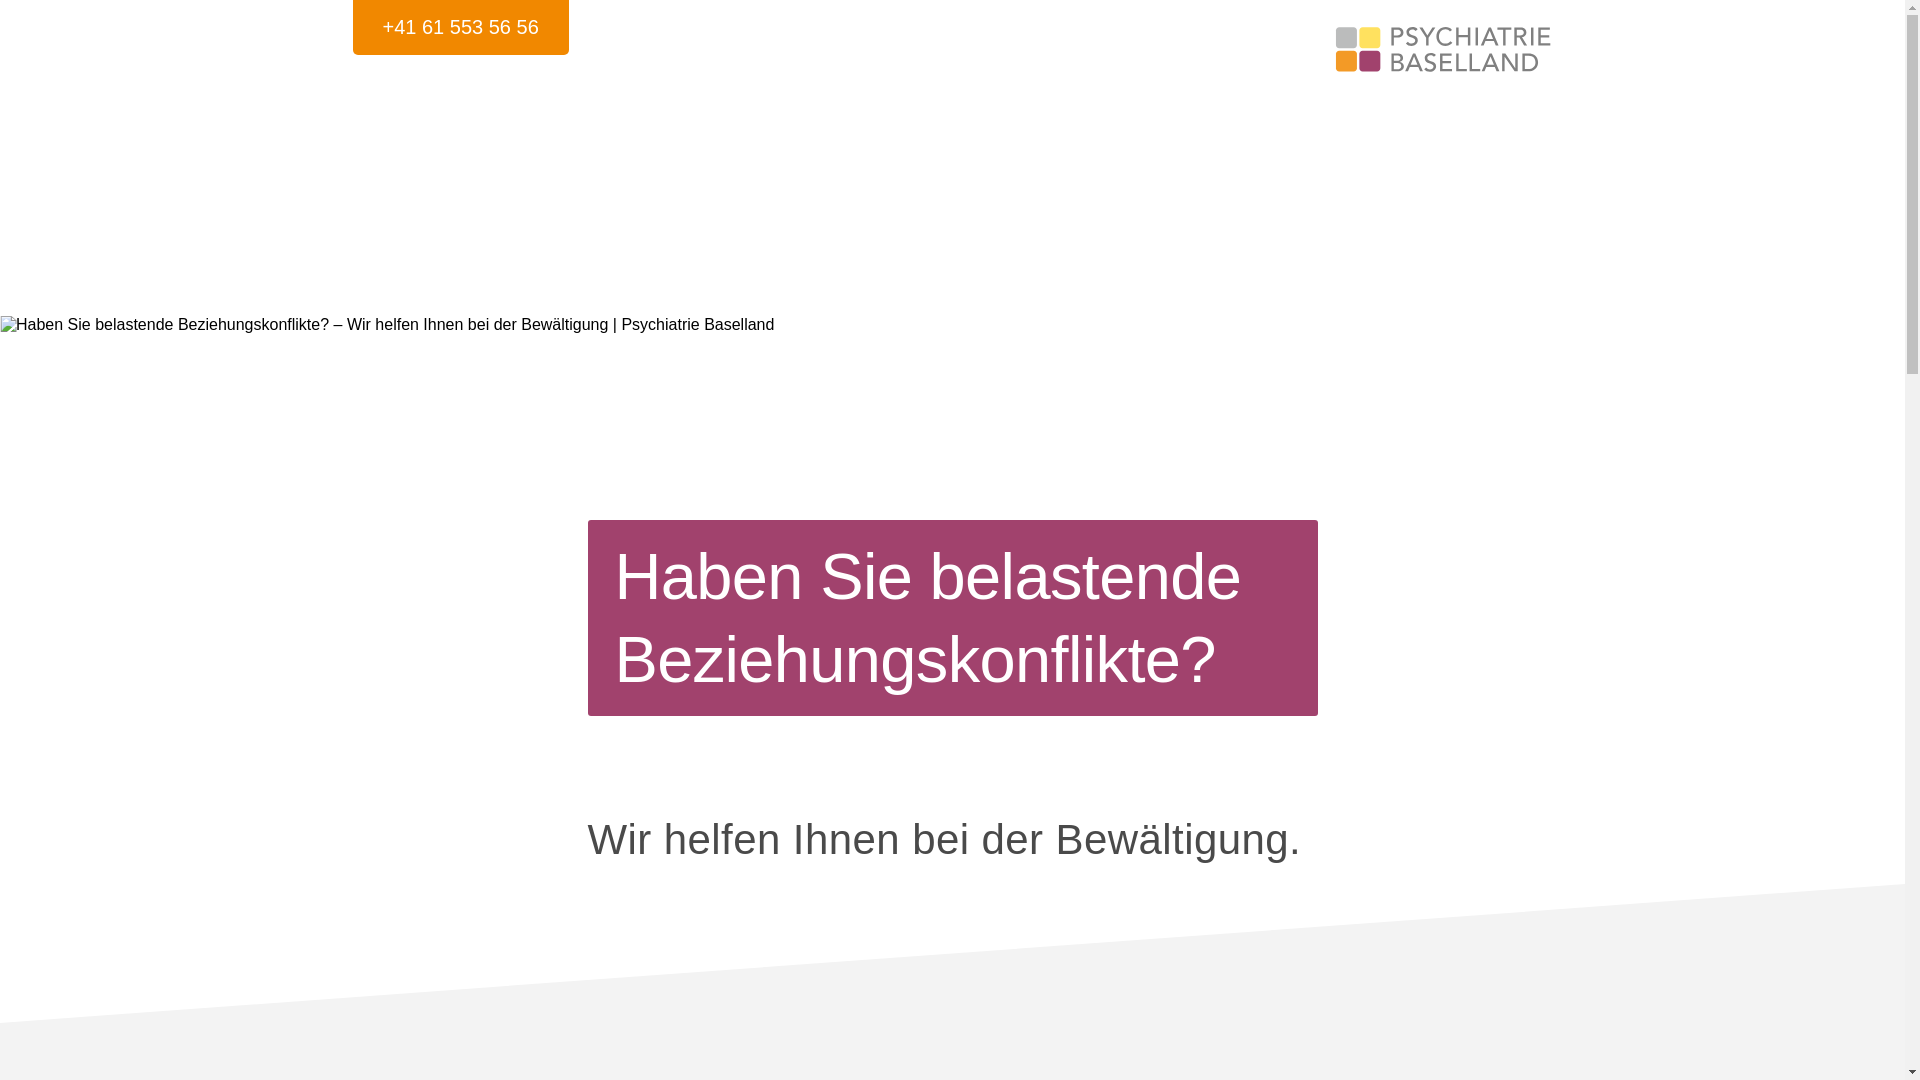  I want to click on '+41 61 553 56 56', so click(459, 27).